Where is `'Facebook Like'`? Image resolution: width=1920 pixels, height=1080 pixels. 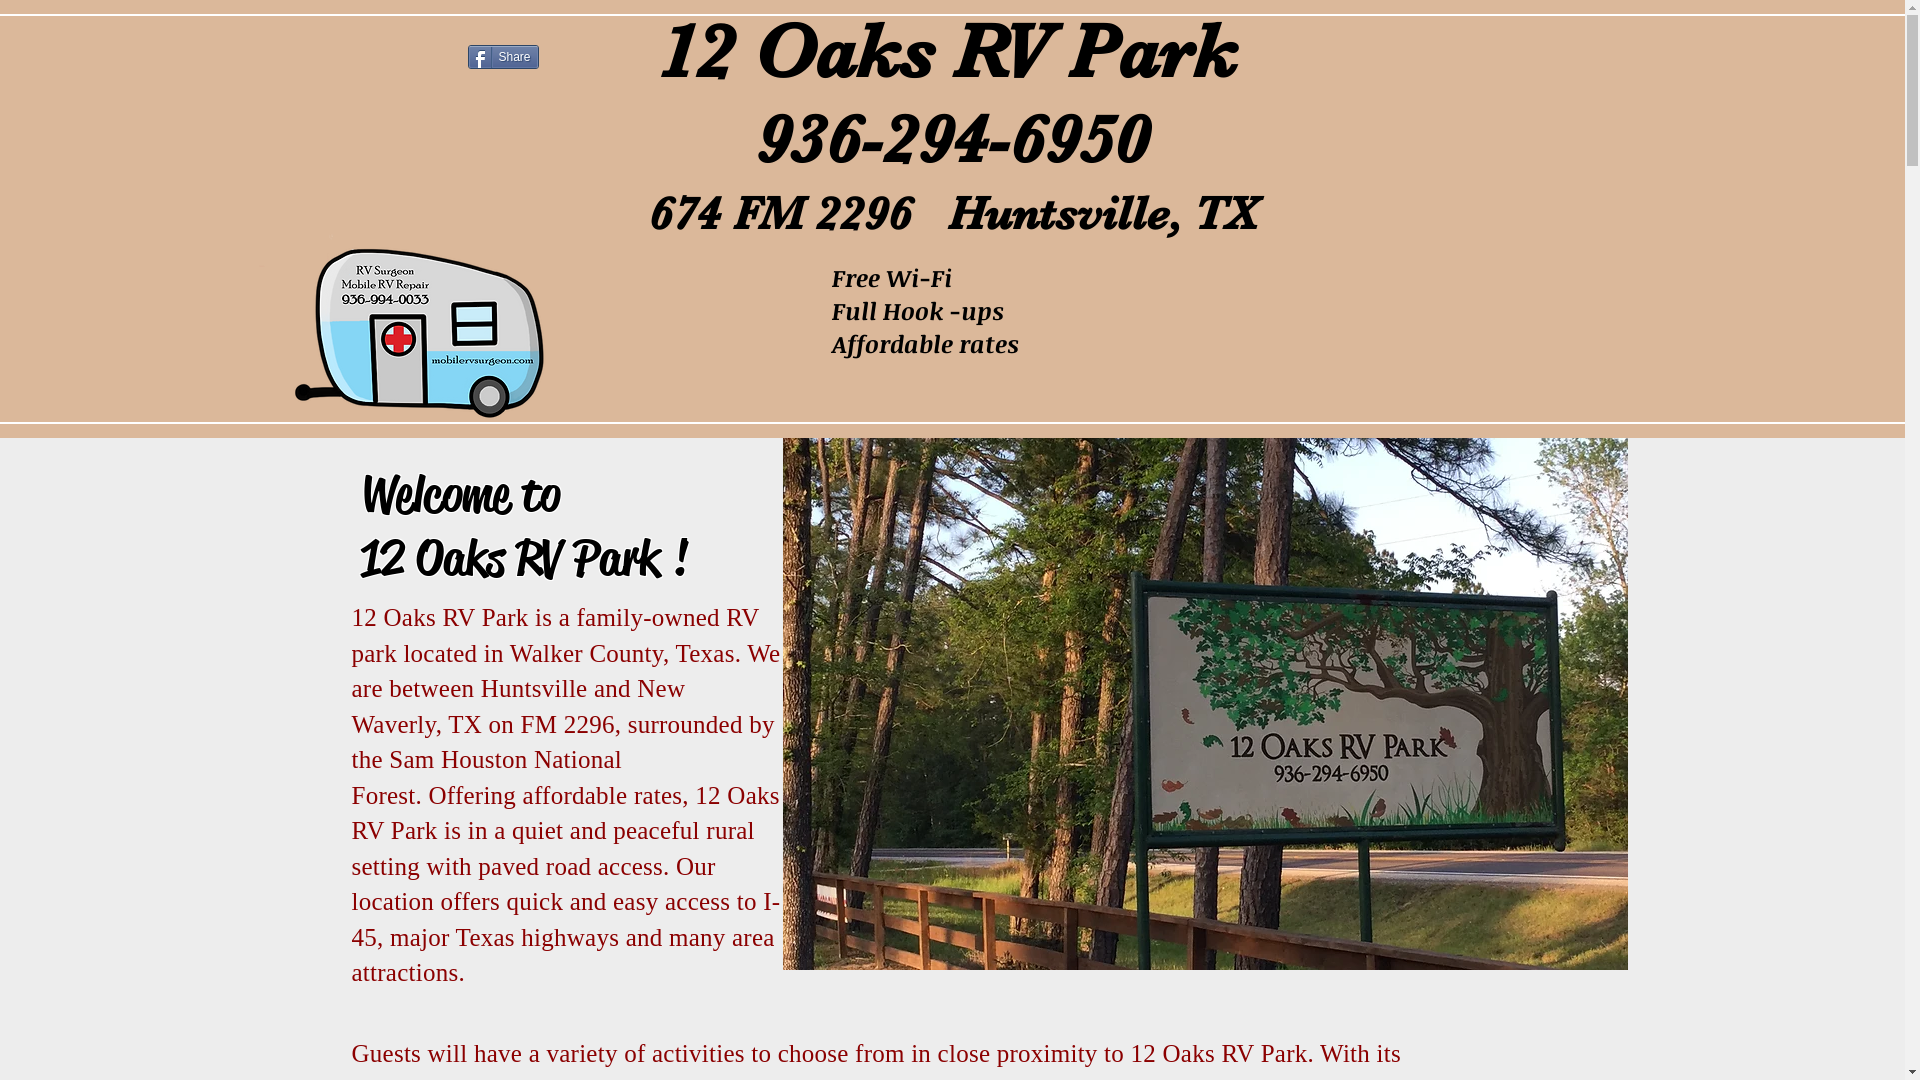
'Facebook Like' is located at coordinates (411, 56).